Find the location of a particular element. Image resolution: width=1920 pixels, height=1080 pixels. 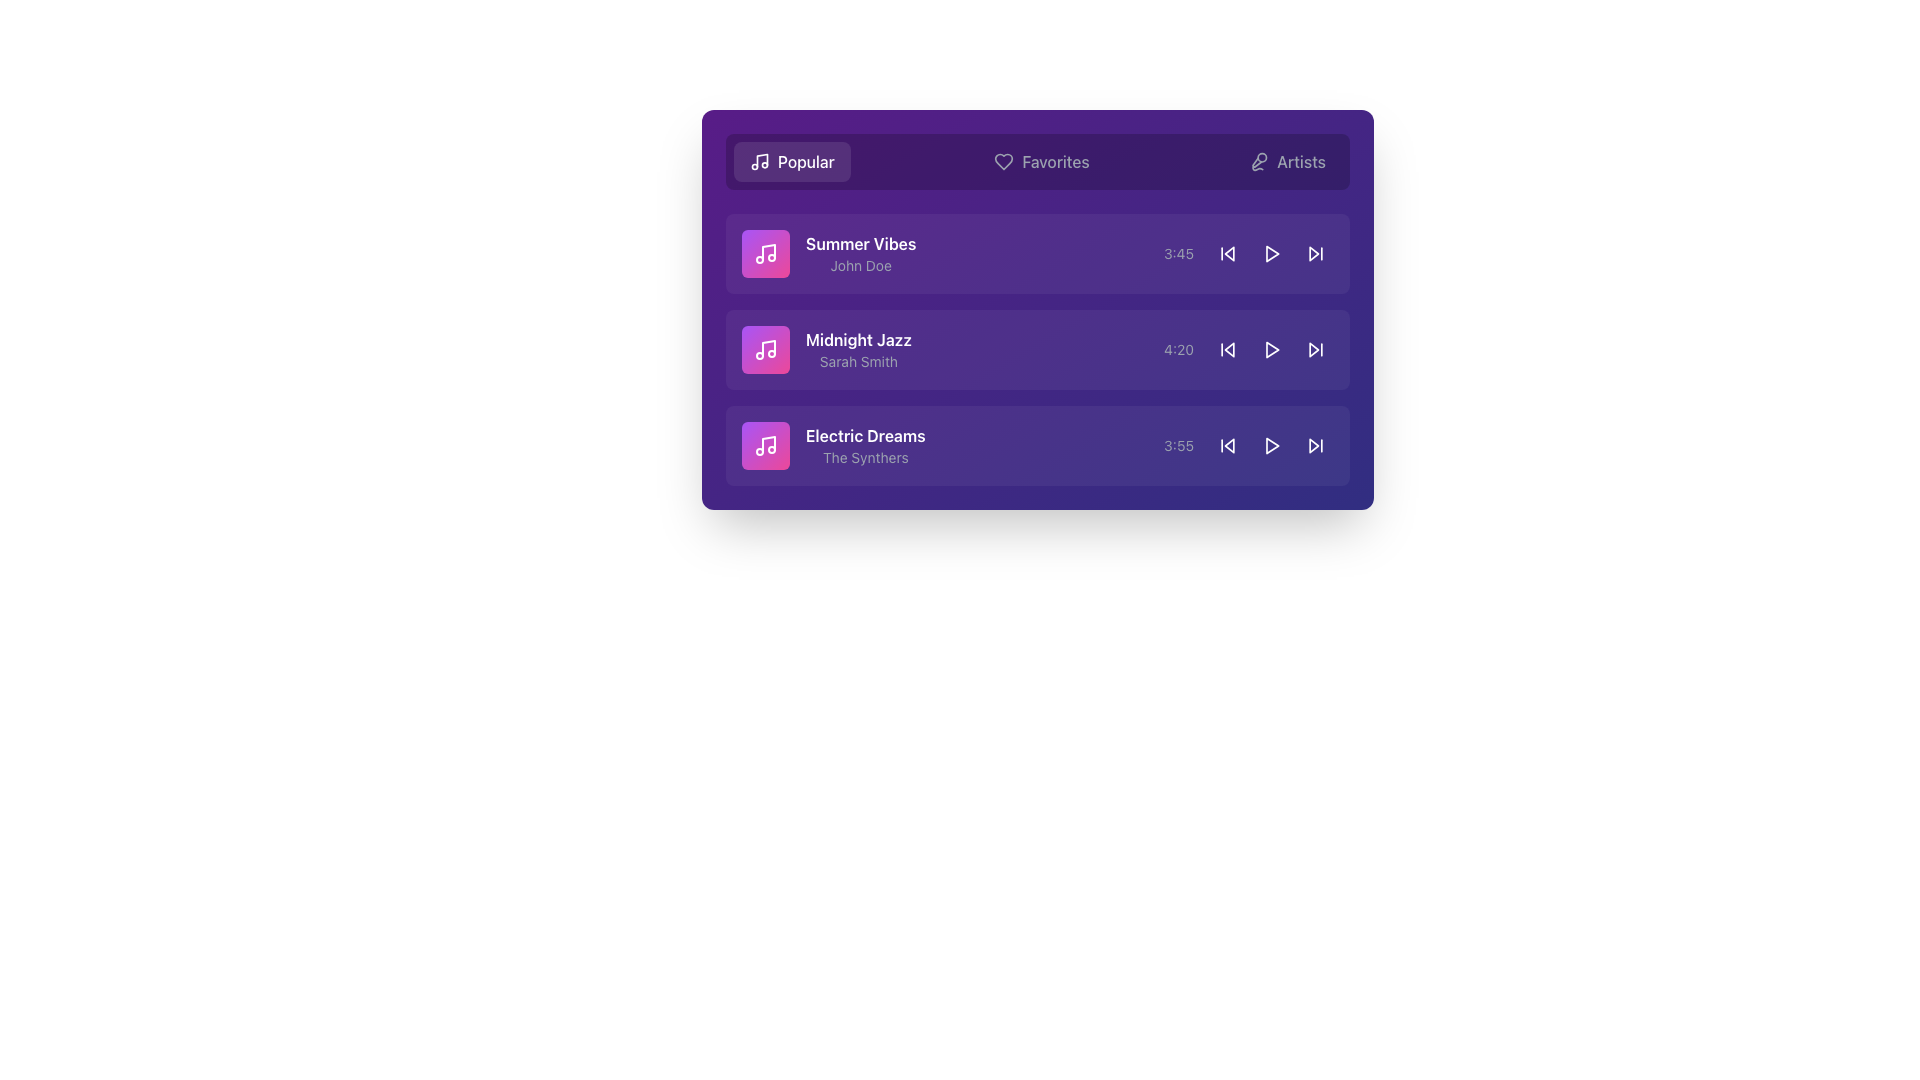

the List Item displaying the song 'Midnight Jazz' by 'Sarah Smith', which is the second entry in the song list is located at coordinates (1037, 349).